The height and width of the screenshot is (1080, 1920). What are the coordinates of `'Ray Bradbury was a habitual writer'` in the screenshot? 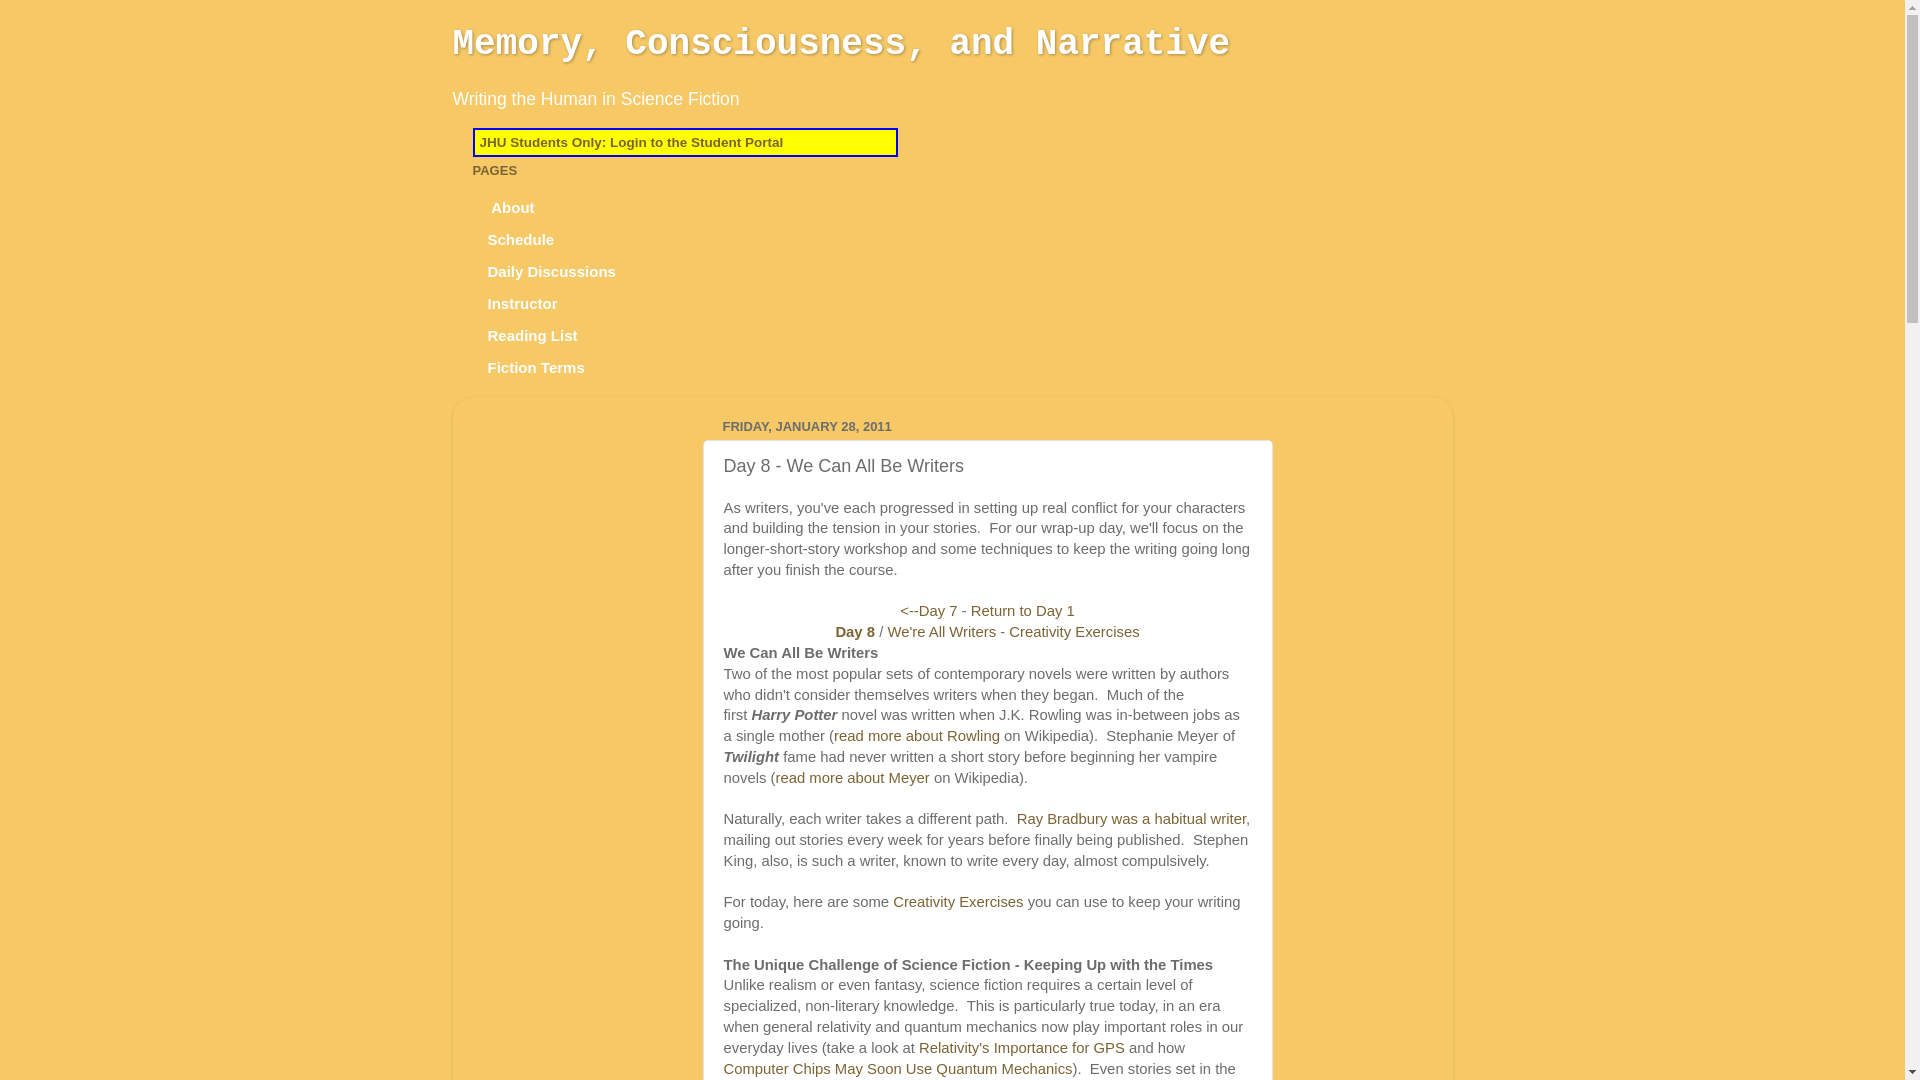 It's located at (1131, 818).